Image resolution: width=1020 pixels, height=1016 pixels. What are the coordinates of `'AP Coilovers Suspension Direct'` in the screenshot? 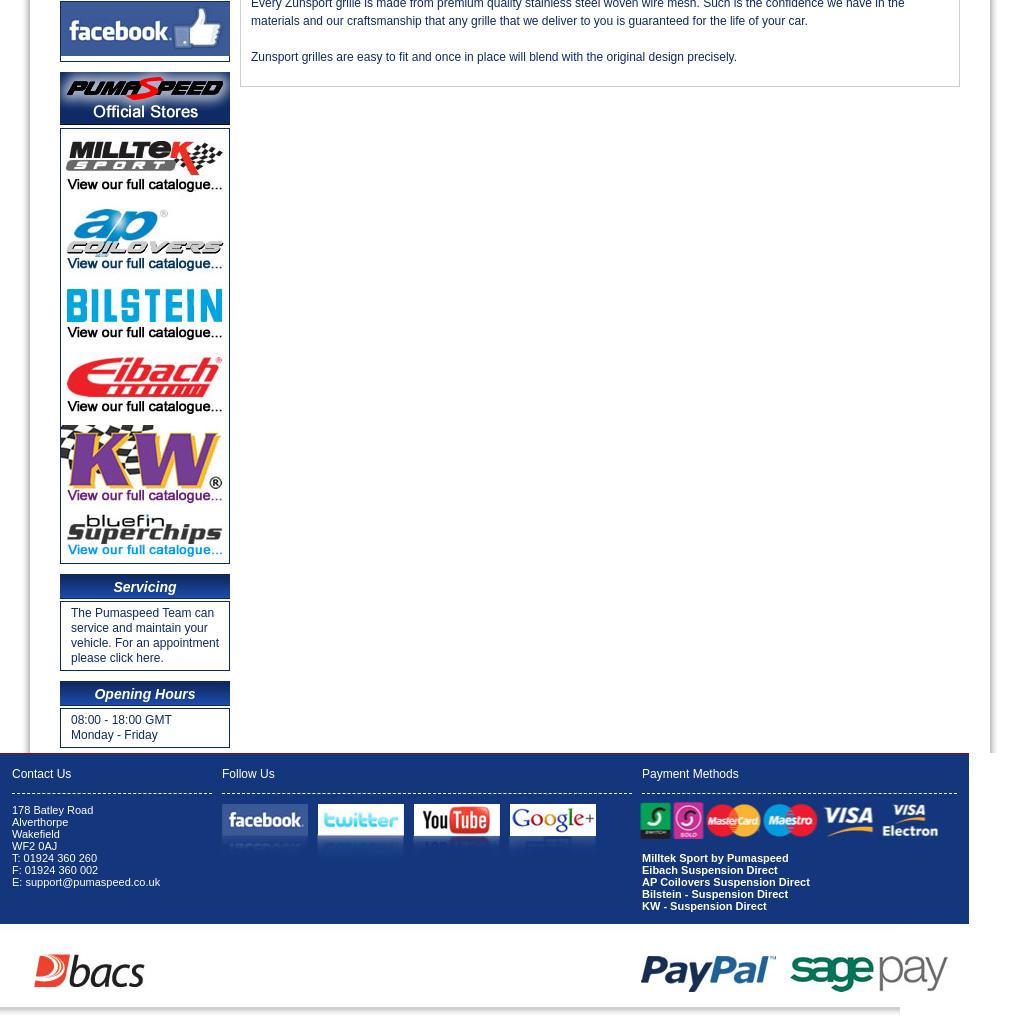 It's located at (725, 881).